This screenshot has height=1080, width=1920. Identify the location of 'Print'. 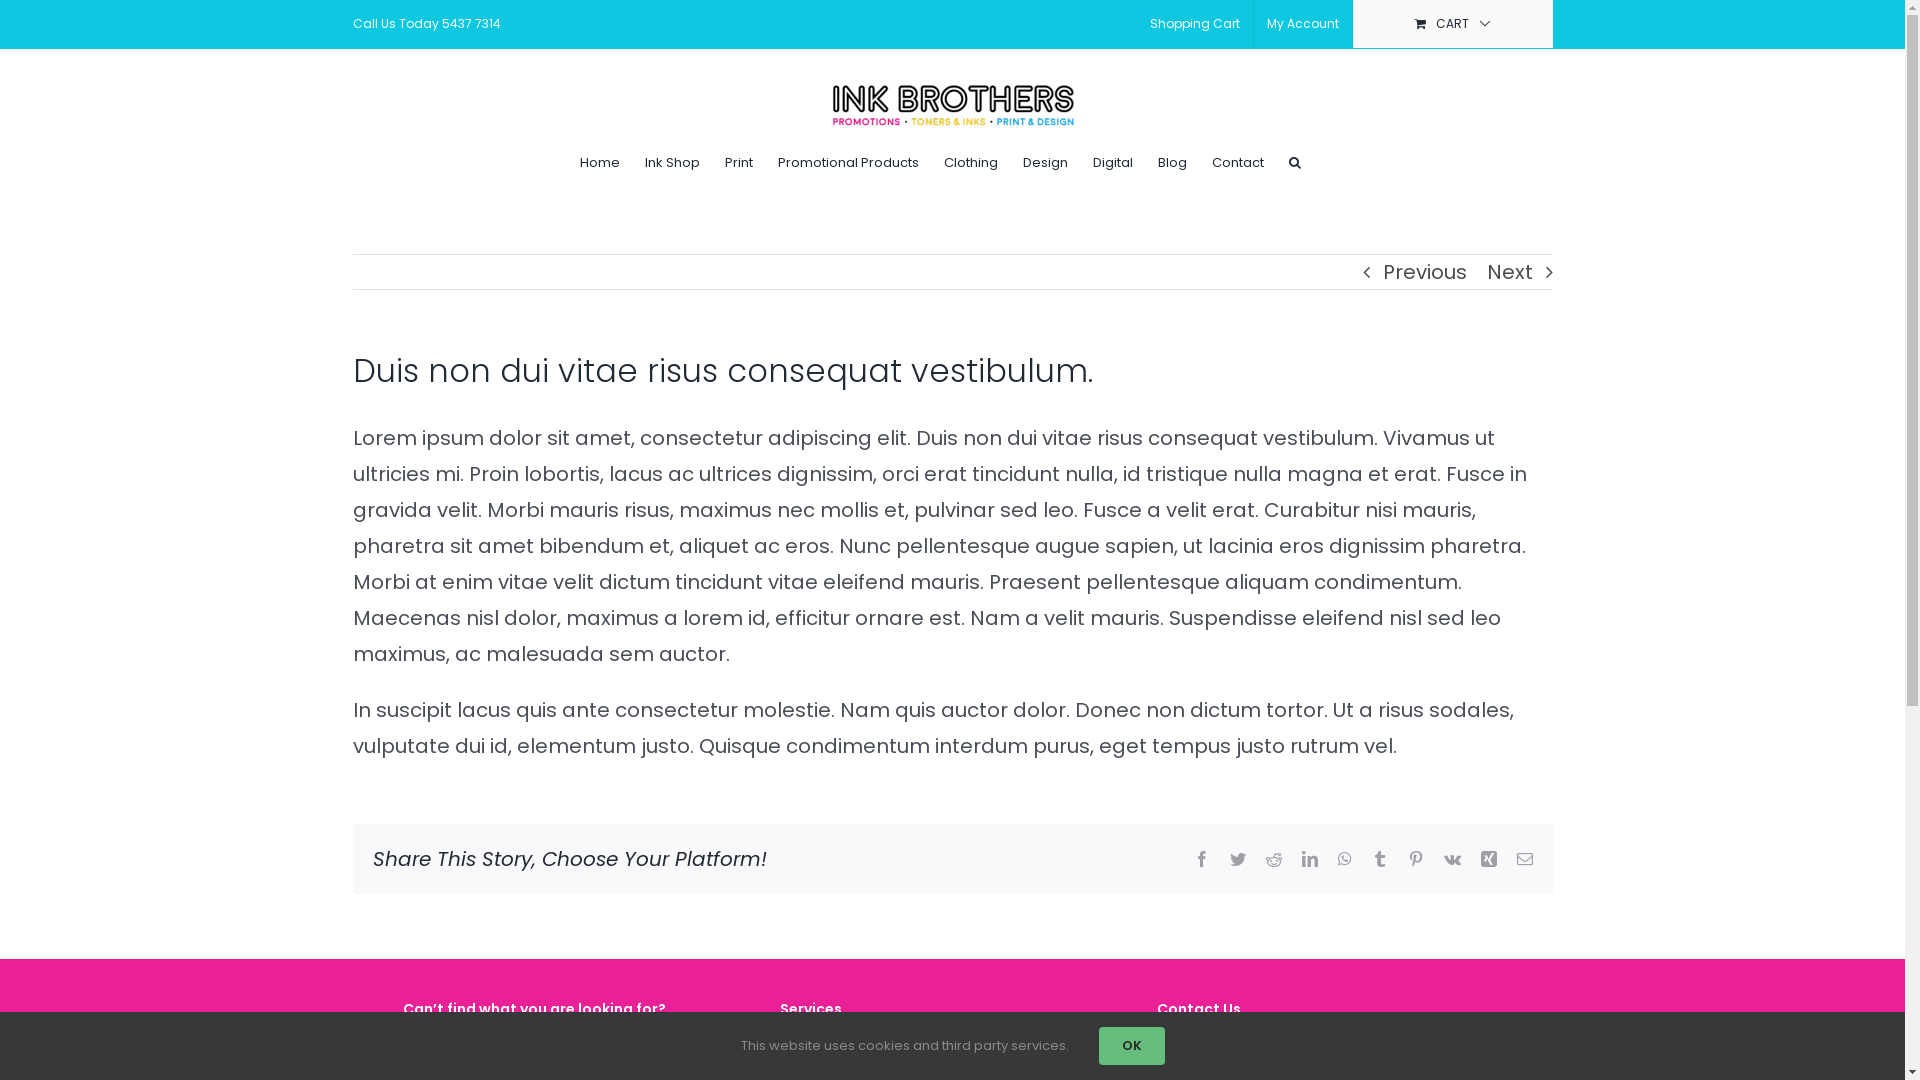
(723, 161).